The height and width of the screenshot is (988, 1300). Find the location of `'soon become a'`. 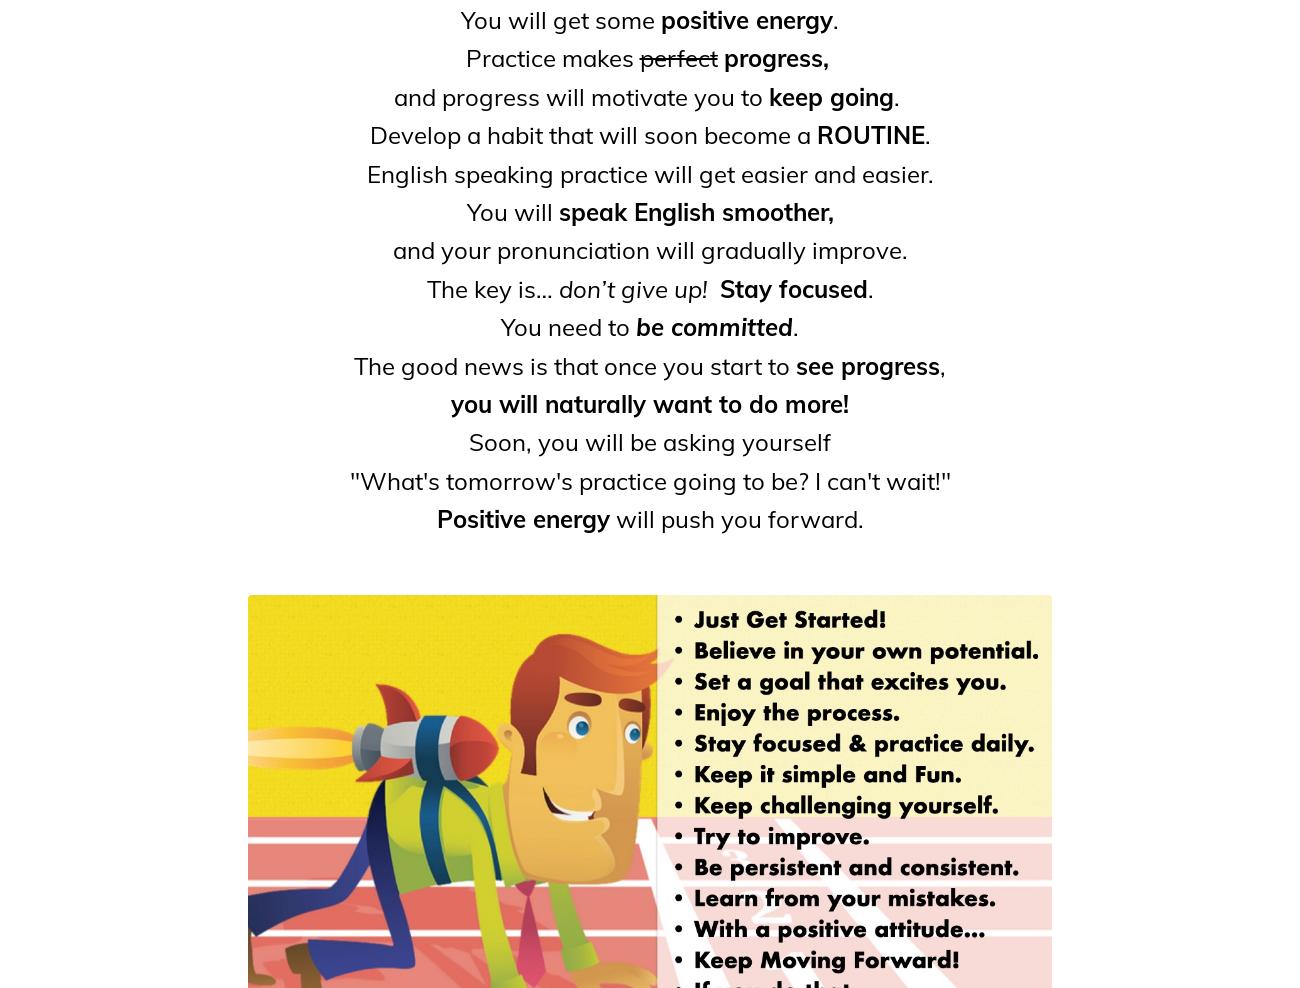

'soon become a' is located at coordinates (729, 133).